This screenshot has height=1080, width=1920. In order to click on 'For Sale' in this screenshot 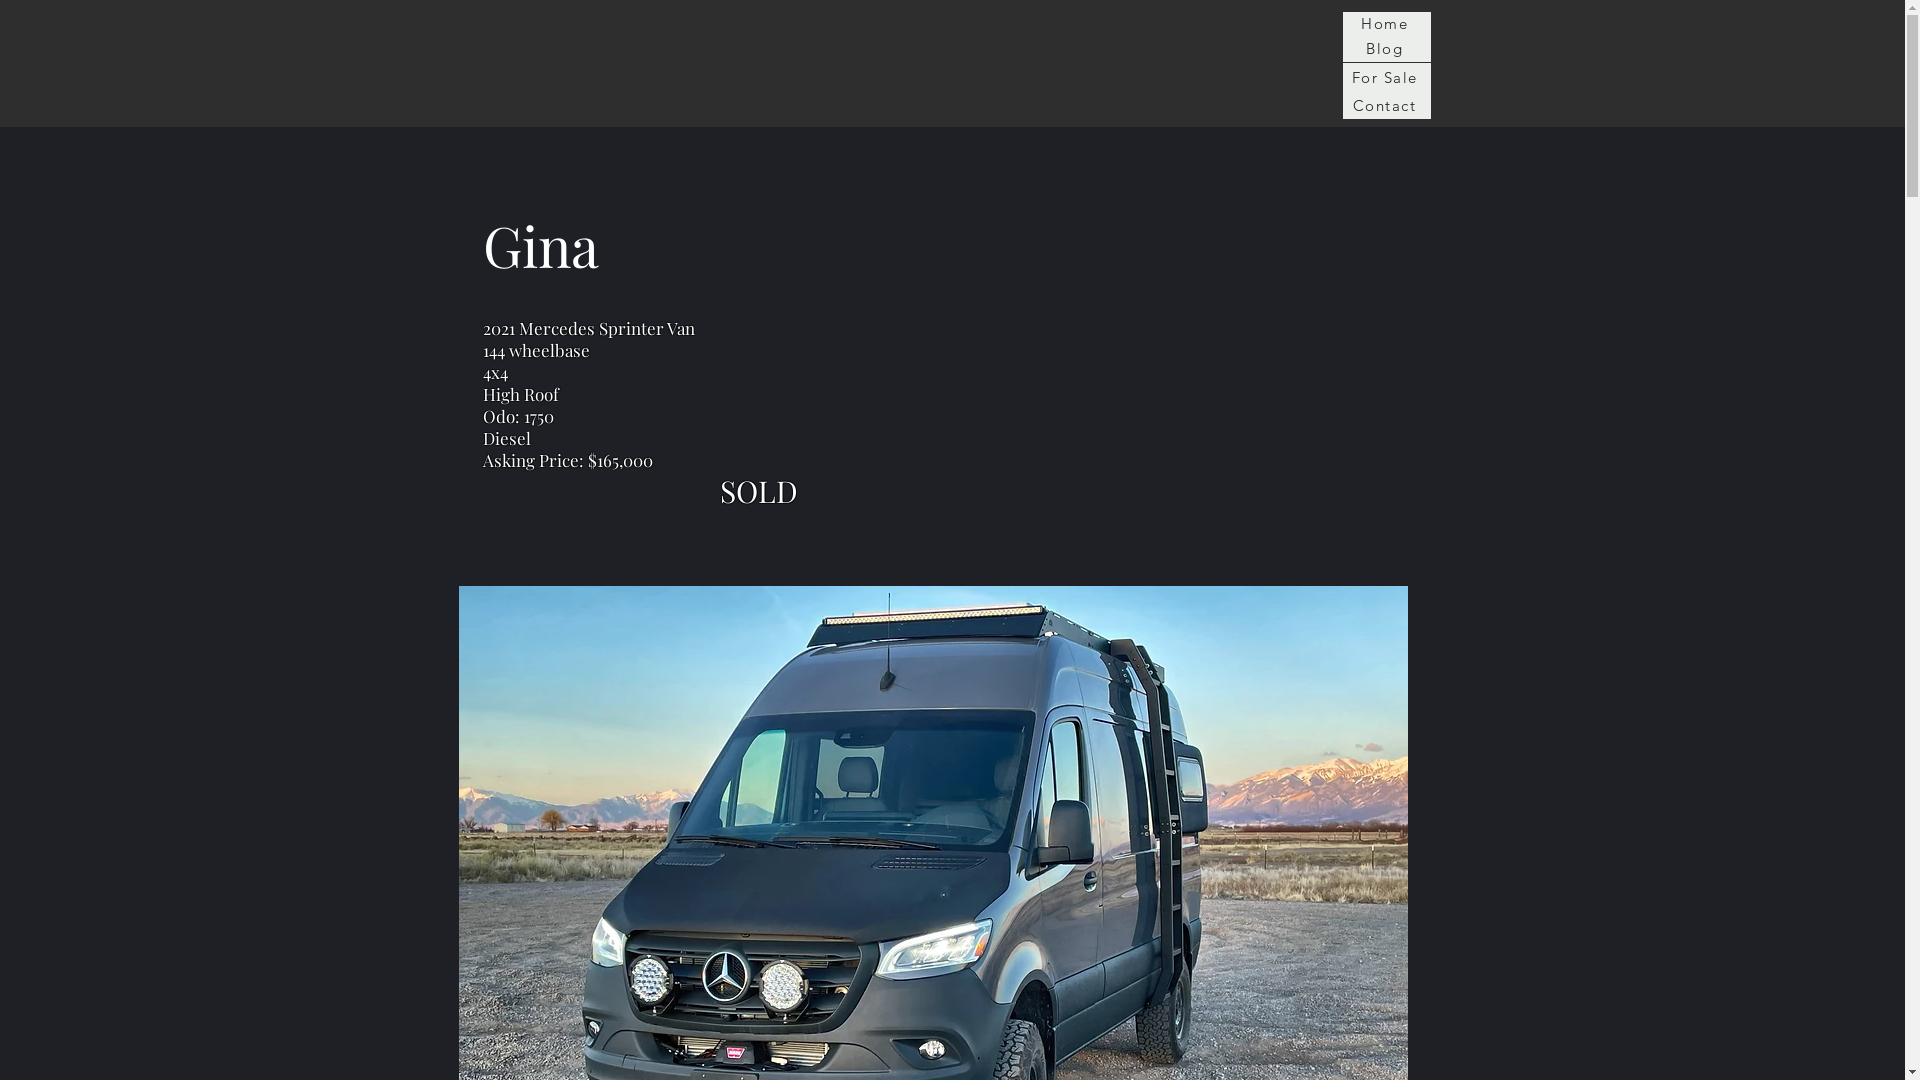, I will do `click(1385, 76)`.